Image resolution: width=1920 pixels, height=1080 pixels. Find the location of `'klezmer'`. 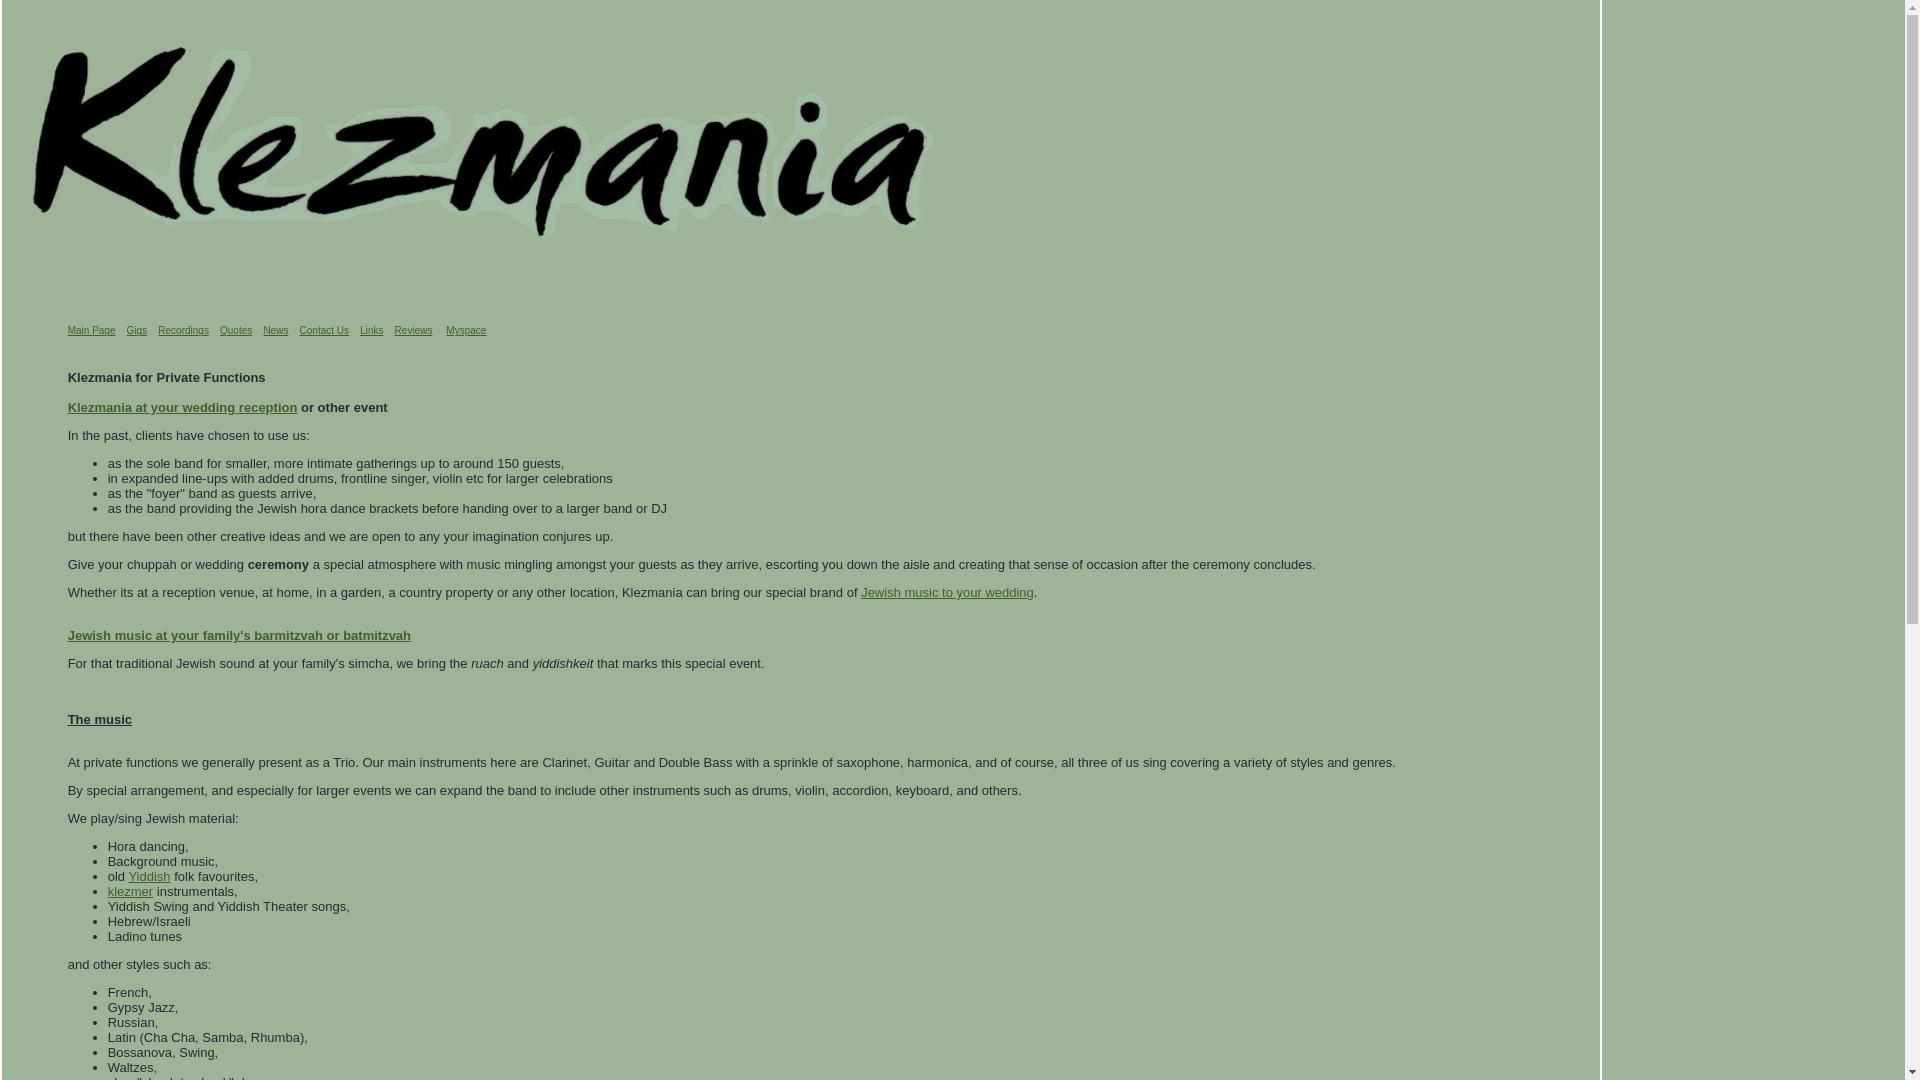

'klezmer' is located at coordinates (129, 890).